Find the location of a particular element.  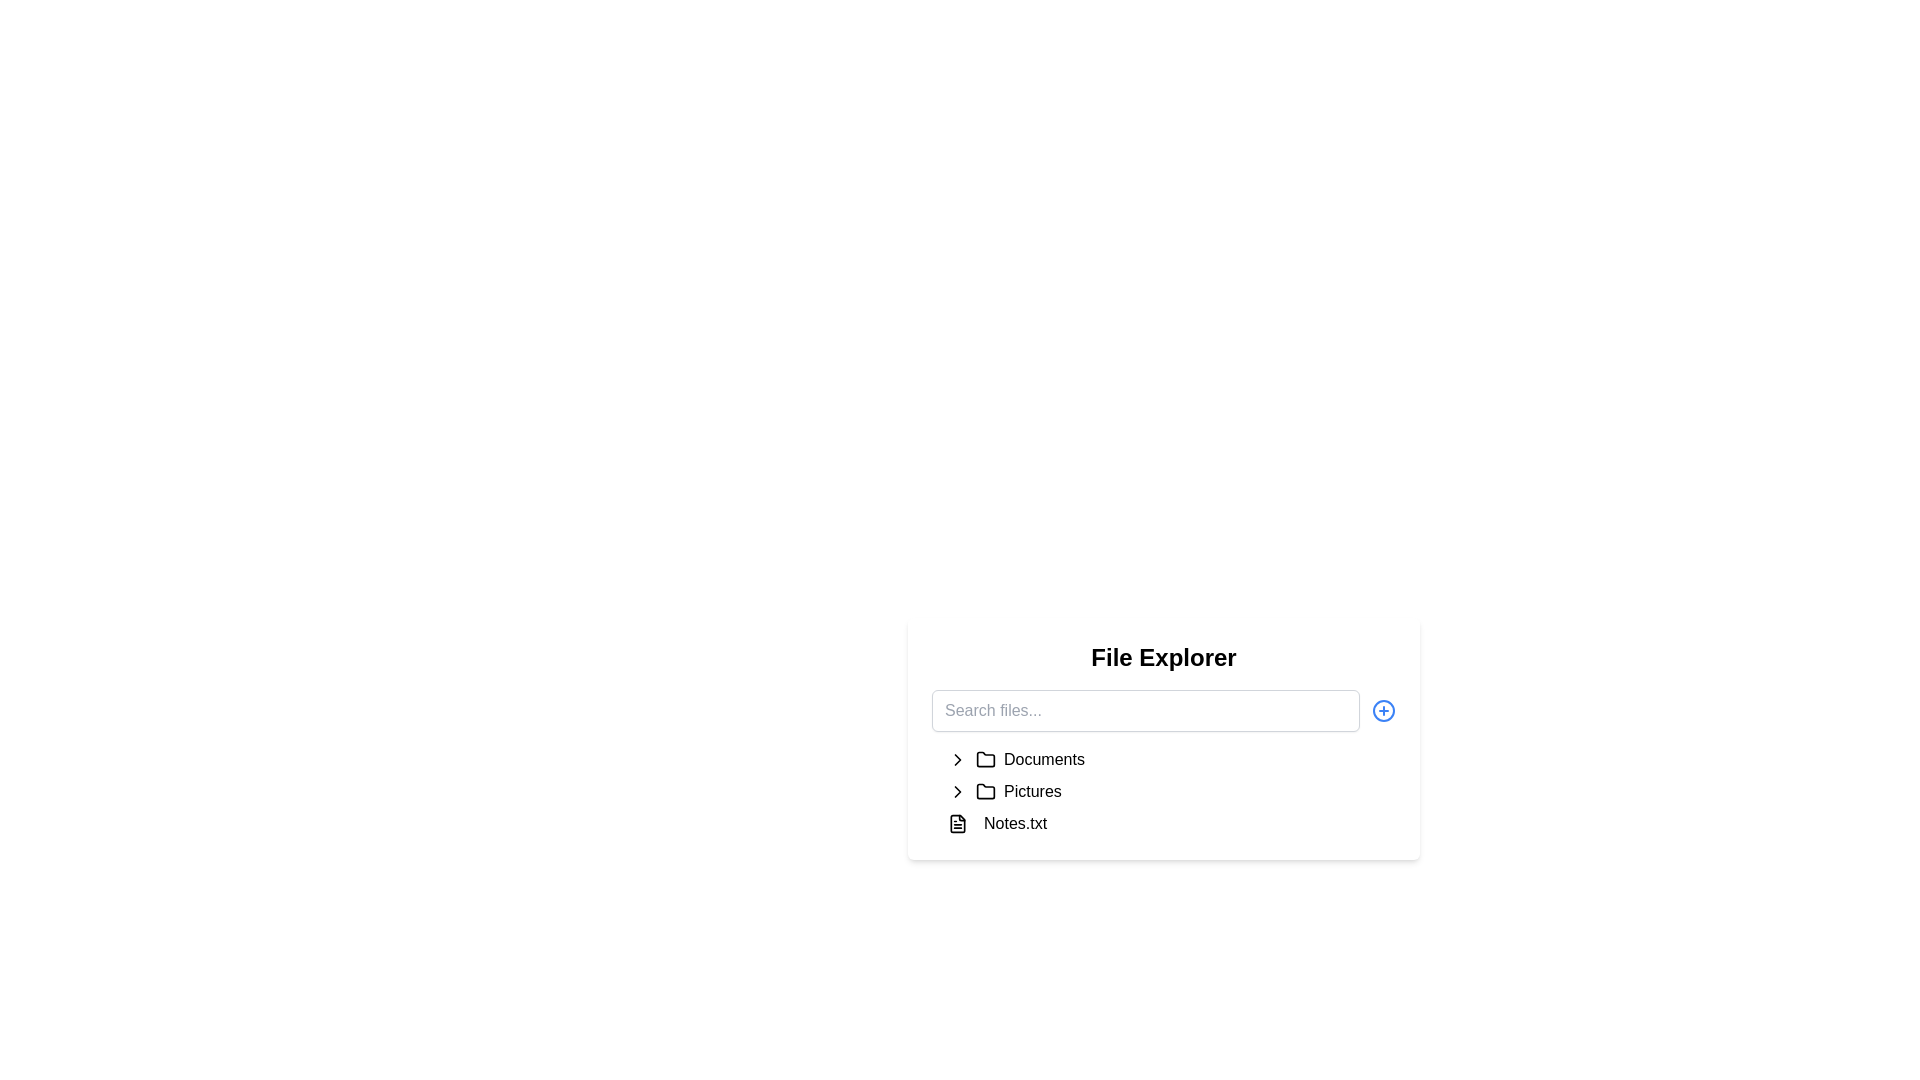

the SVG folder icon located in the 'Documents' line of the file explorer, which is characterized by a rectangular base with a slanted top edge and is positioned immediately to the left of the 'Documents' text is located at coordinates (985, 759).